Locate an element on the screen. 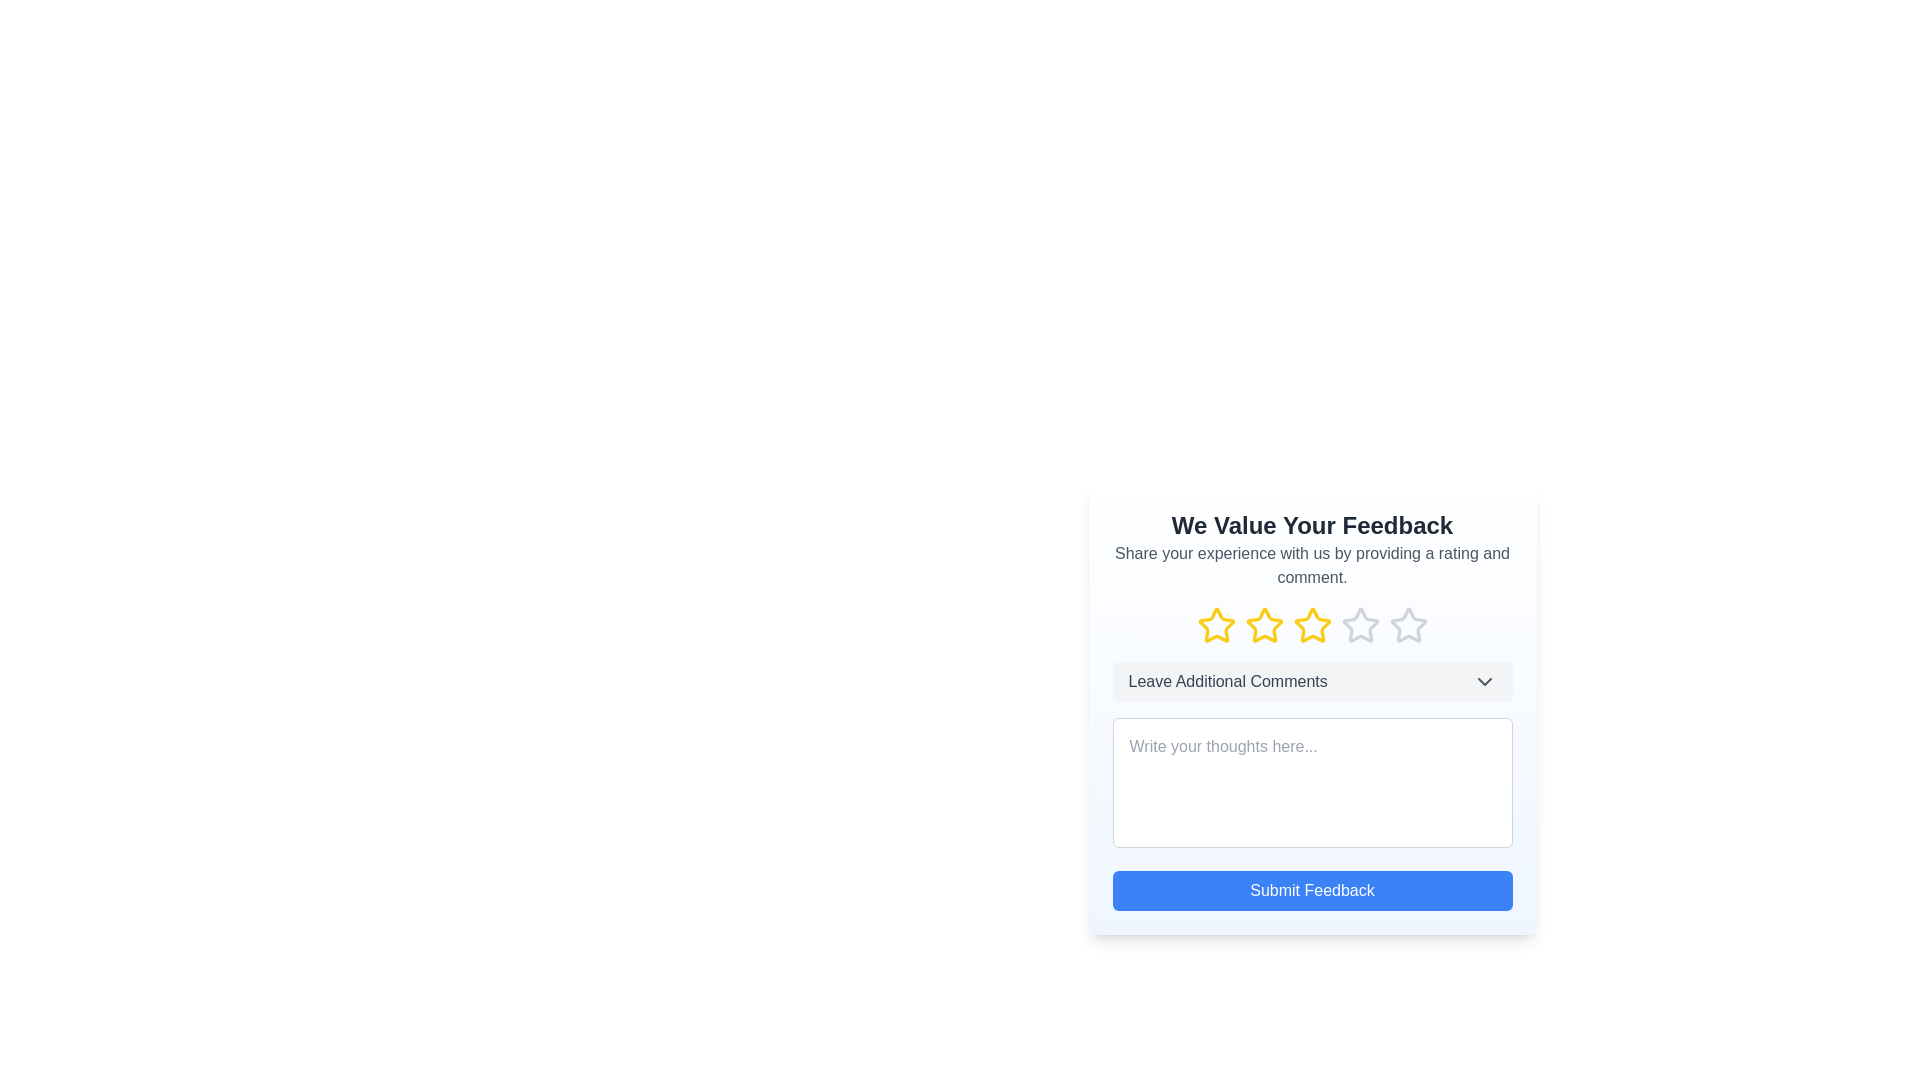 The height and width of the screenshot is (1080, 1920). the third star icon in the feedback rating component is located at coordinates (1263, 624).